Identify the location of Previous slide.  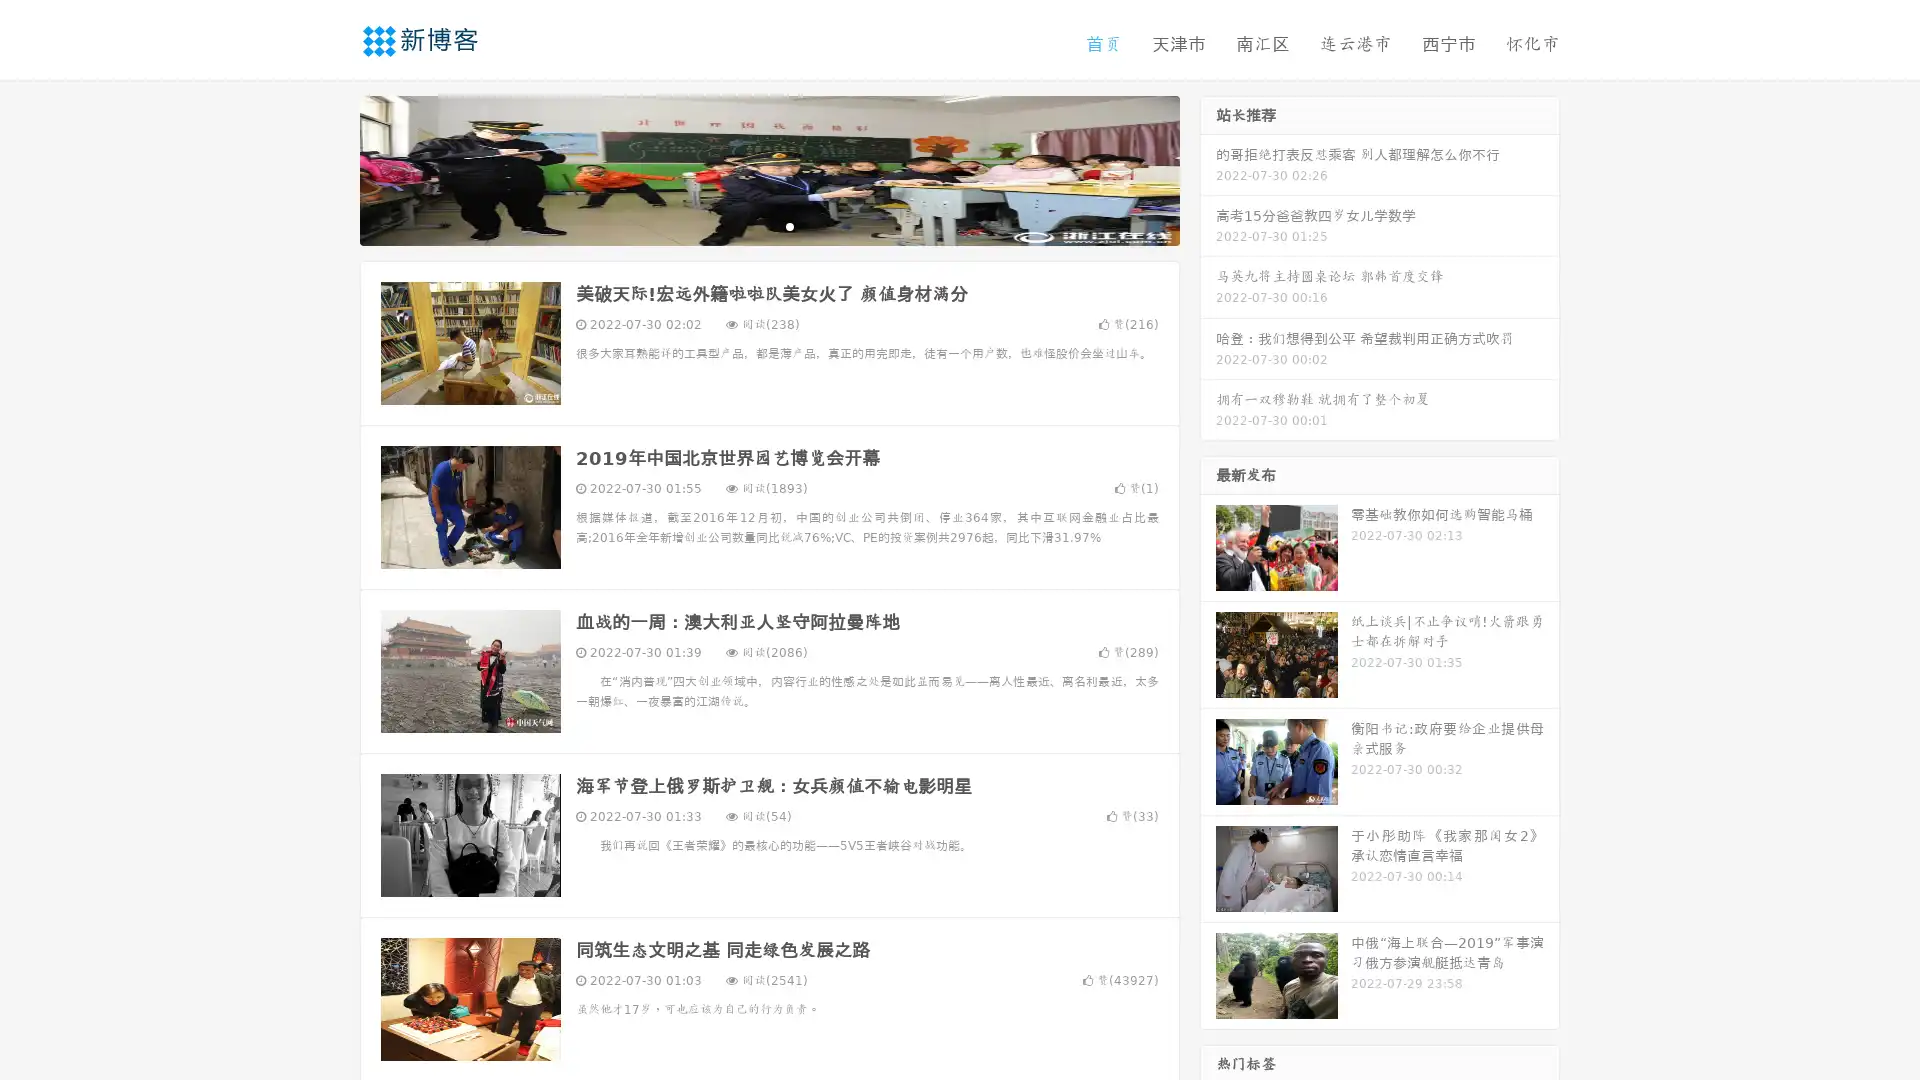
(330, 168).